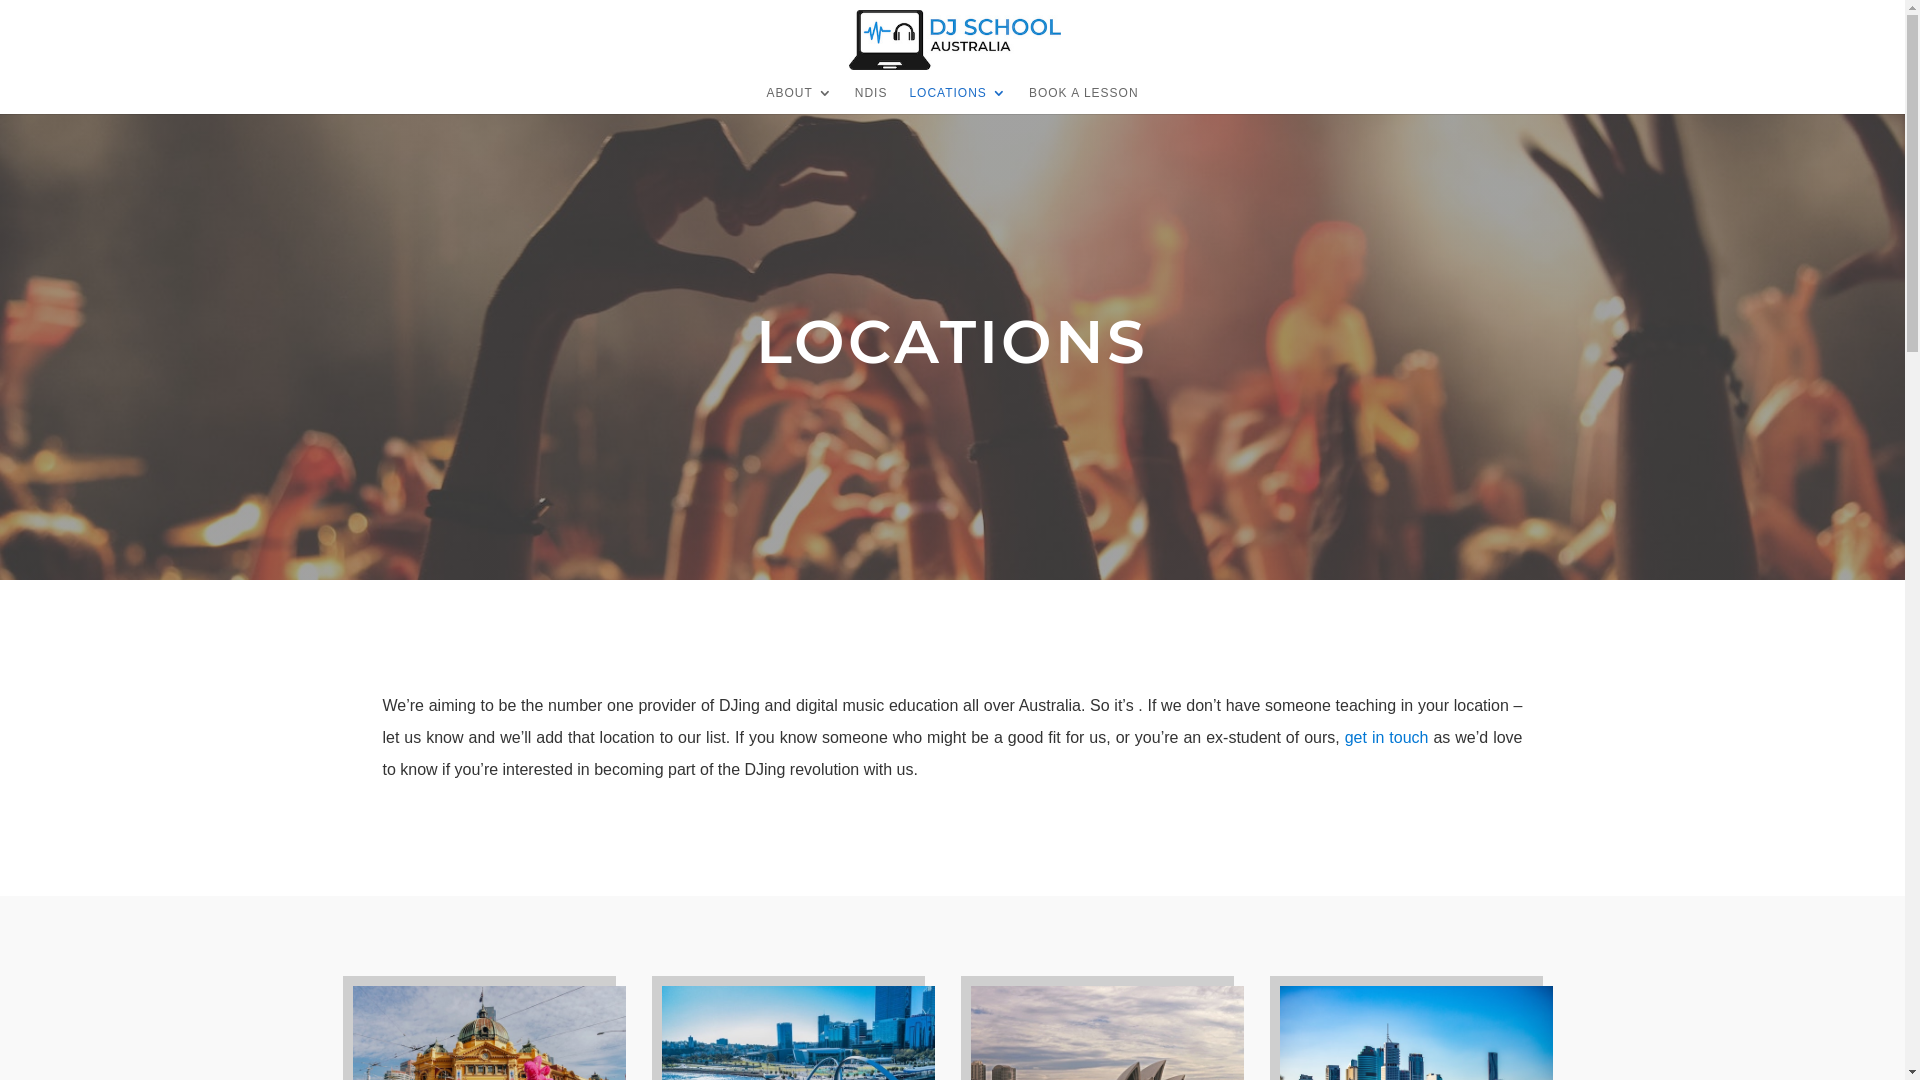 Image resolution: width=1920 pixels, height=1080 pixels. Describe the element at coordinates (871, 100) in the screenshot. I see `'NDIS'` at that location.